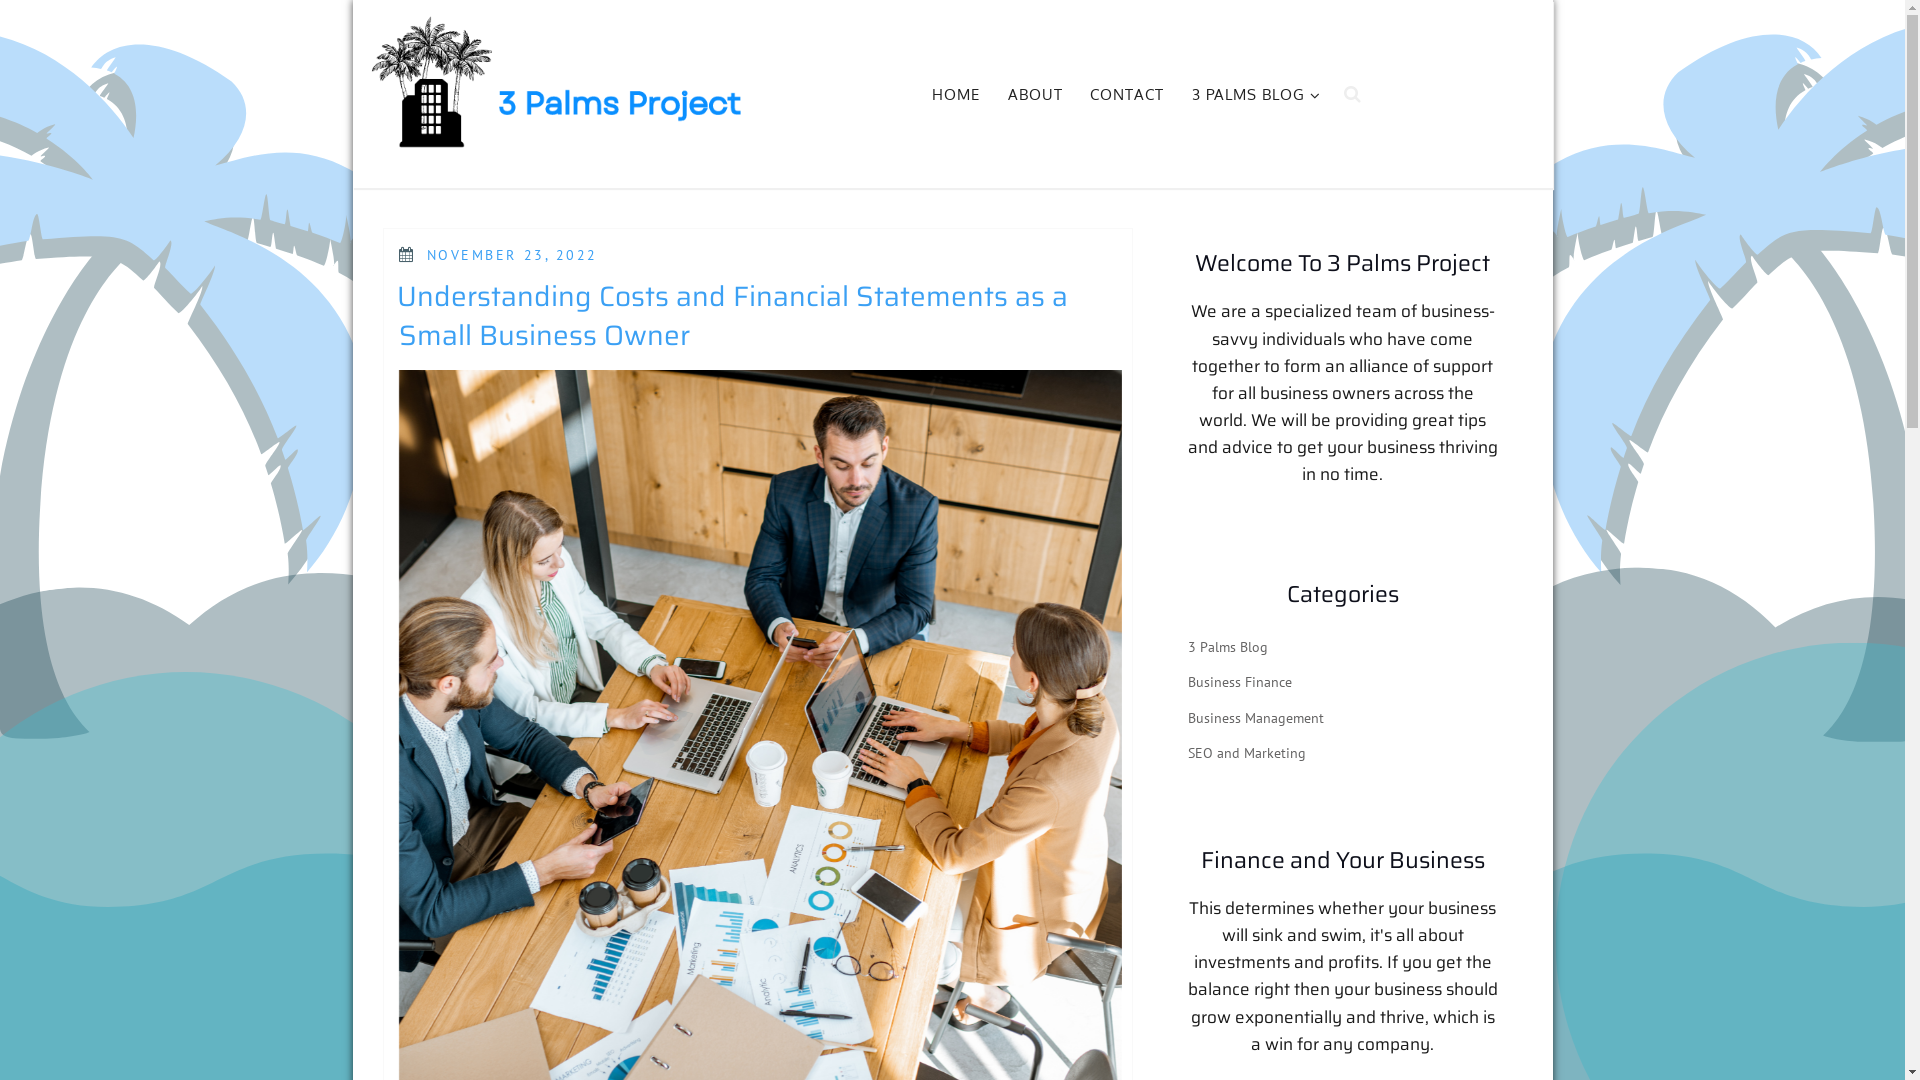 The height and width of the screenshot is (1080, 1920). Describe the element at coordinates (996, 95) in the screenshot. I see `'ABOUT'` at that location.